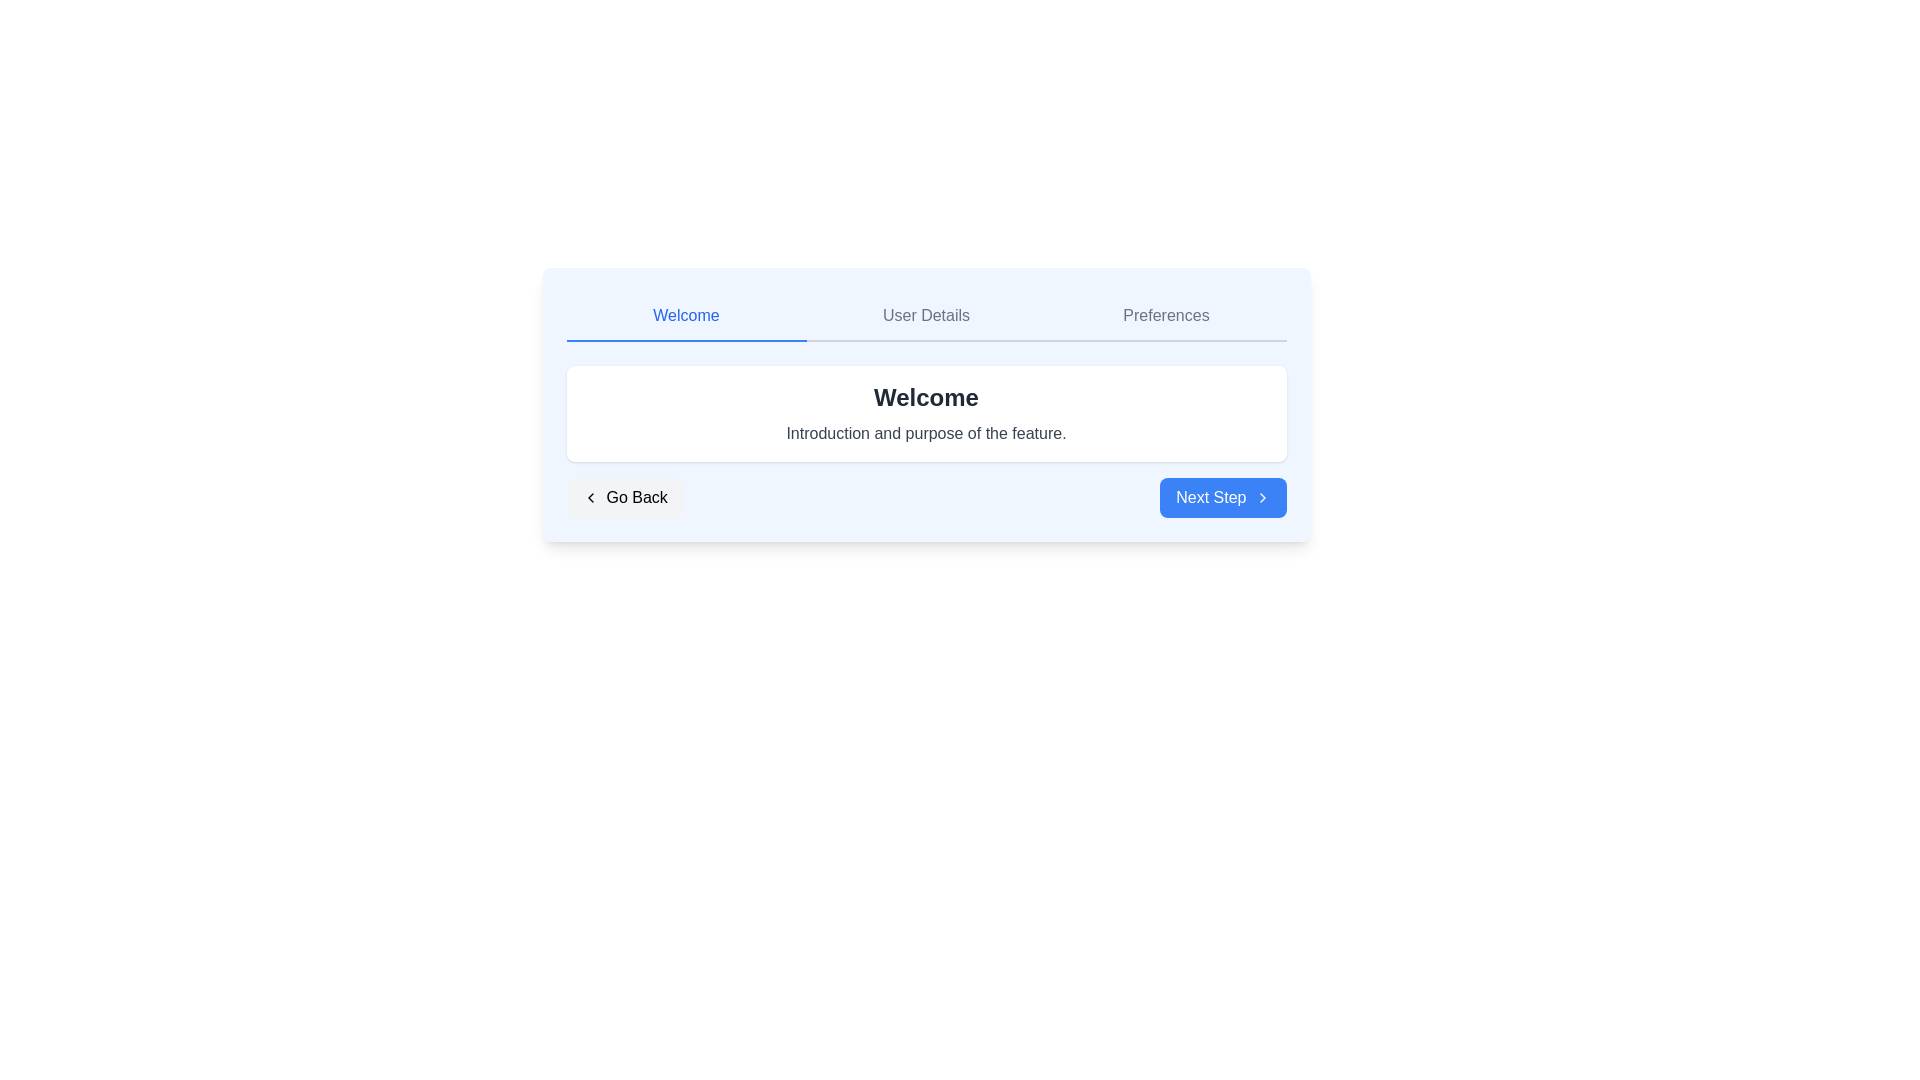  What do you see at coordinates (1166, 315) in the screenshot?
I see `the 'Preferences' tab, which is the third tab in a horizontal sequence of tabs styled with gray text and underline` at bounding box center [1166, 315].